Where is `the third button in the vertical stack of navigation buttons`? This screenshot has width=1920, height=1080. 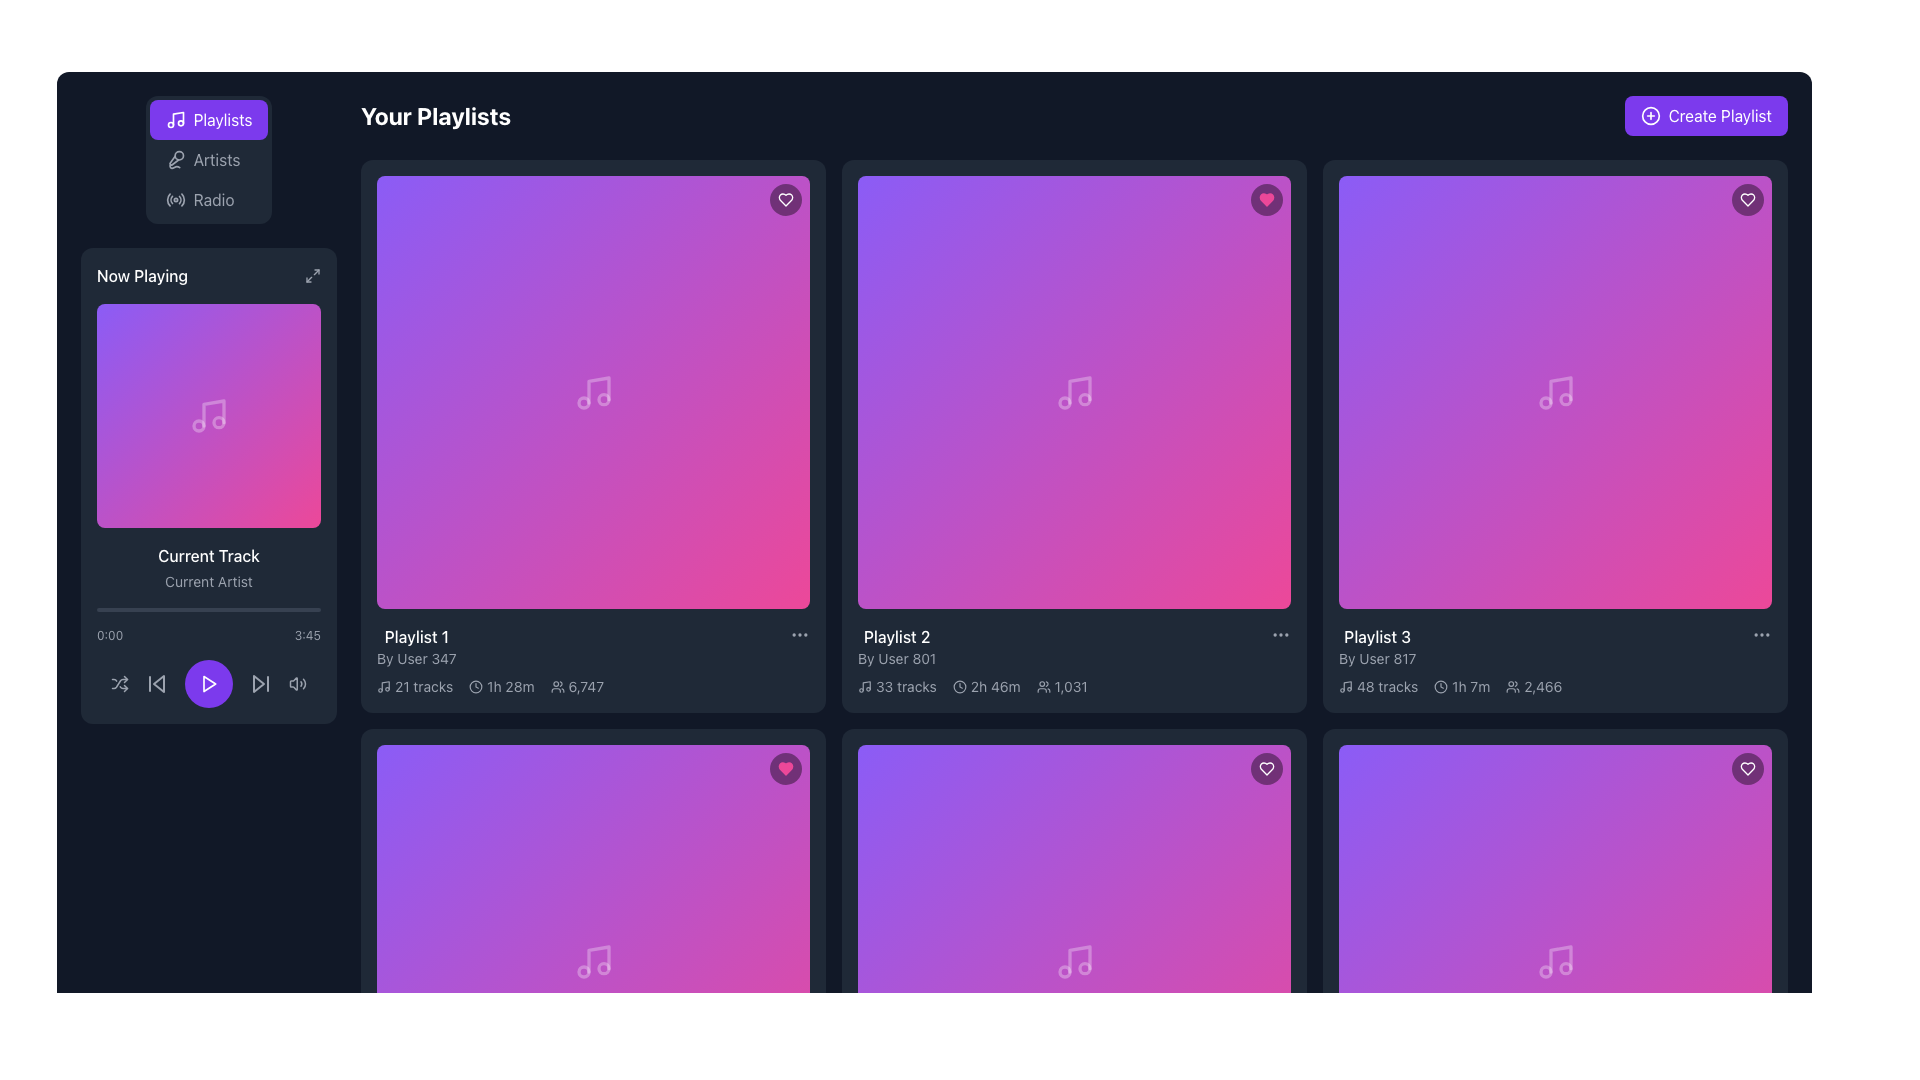 the third button in the vertical stack of navigation buttons is located at coordinates (200, 200).